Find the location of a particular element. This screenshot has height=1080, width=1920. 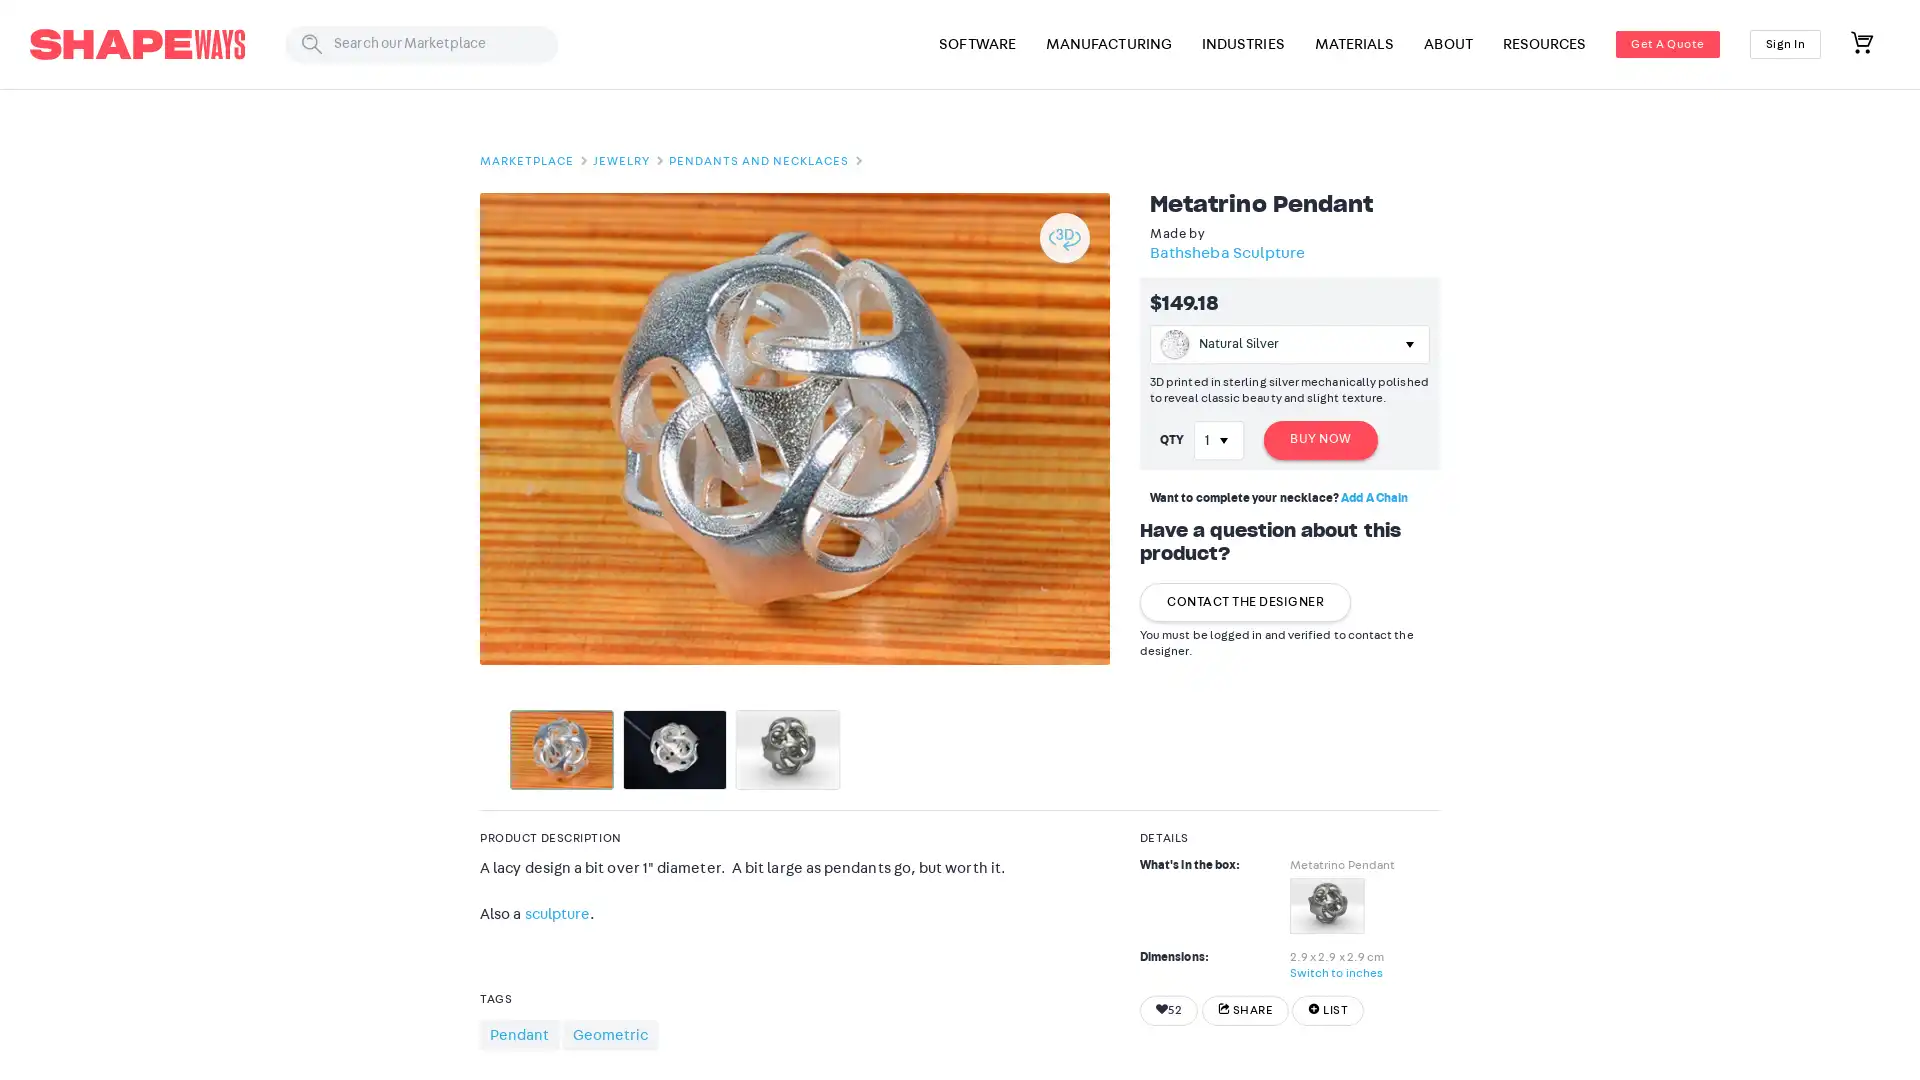

SHARE is located at coordinates (1243, 1010).